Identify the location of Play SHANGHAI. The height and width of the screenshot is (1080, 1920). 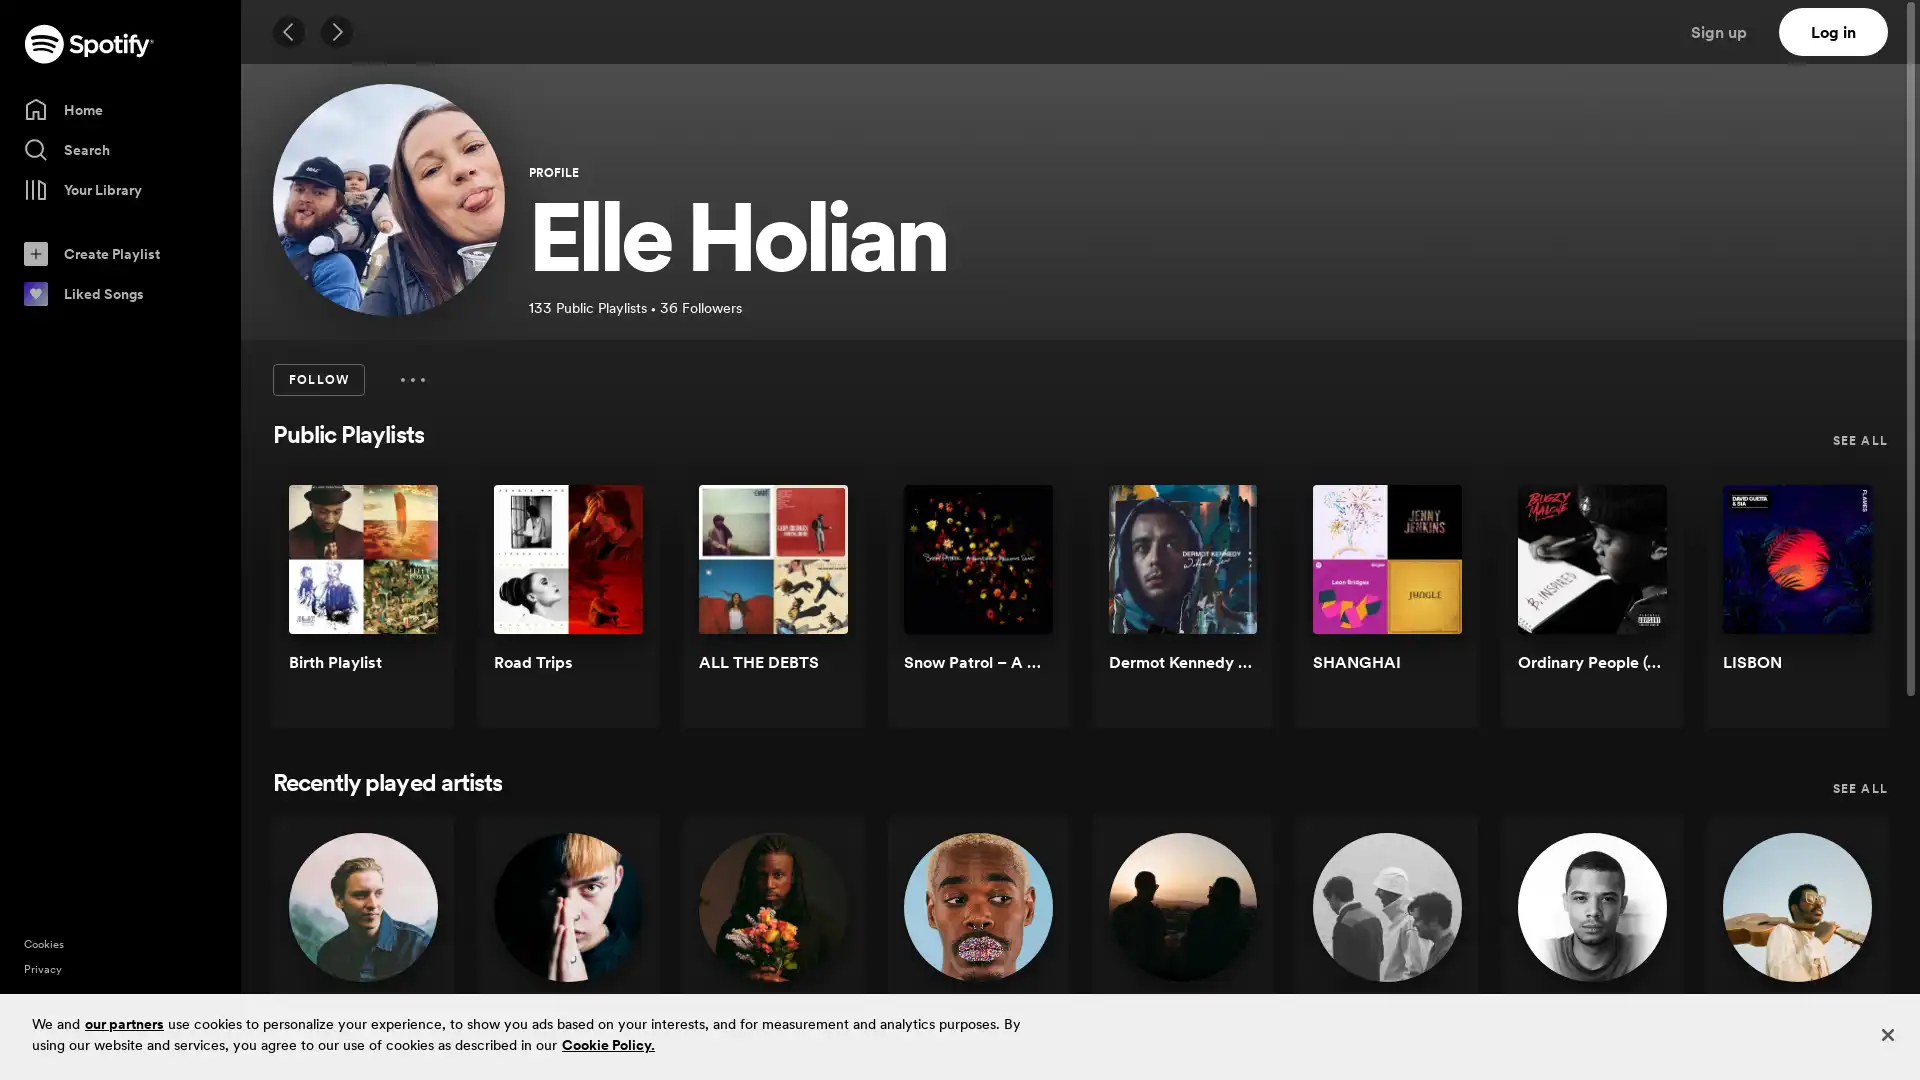
(1429, 608).